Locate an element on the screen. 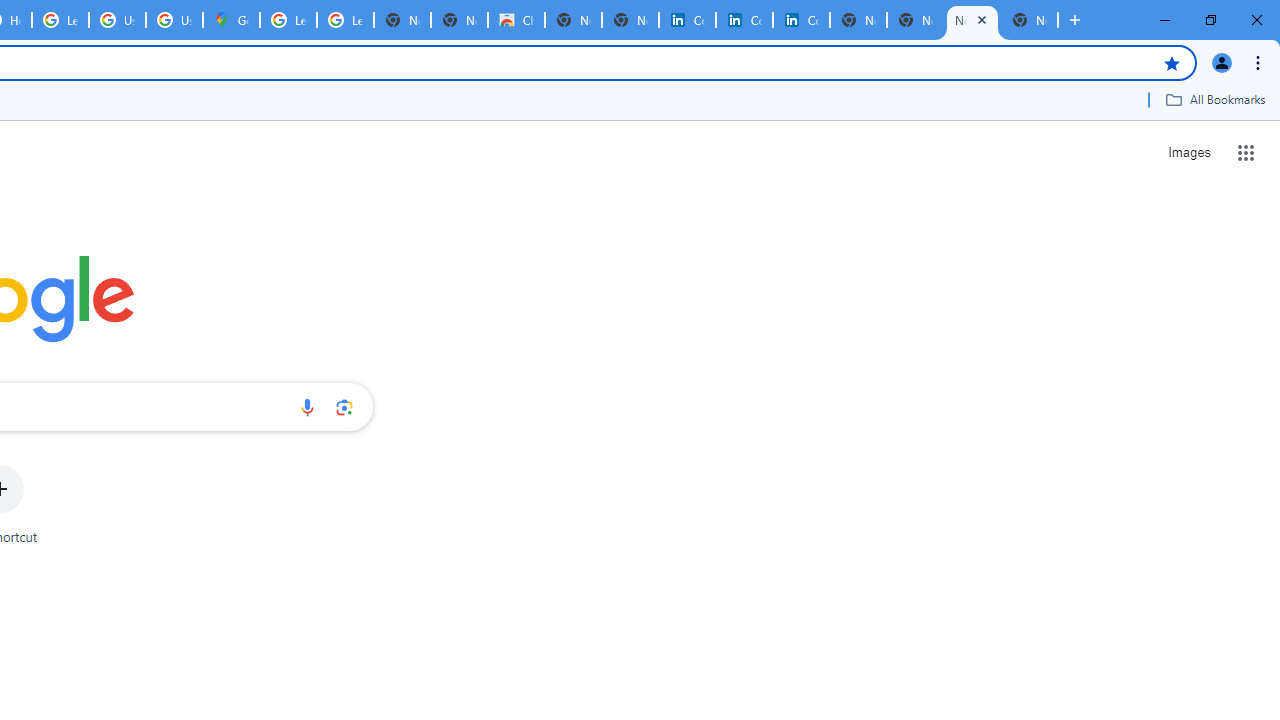 The height and width of the screenshot is (720, 1280). 'Chrome Web Store' is located at coordinates (516, 20).